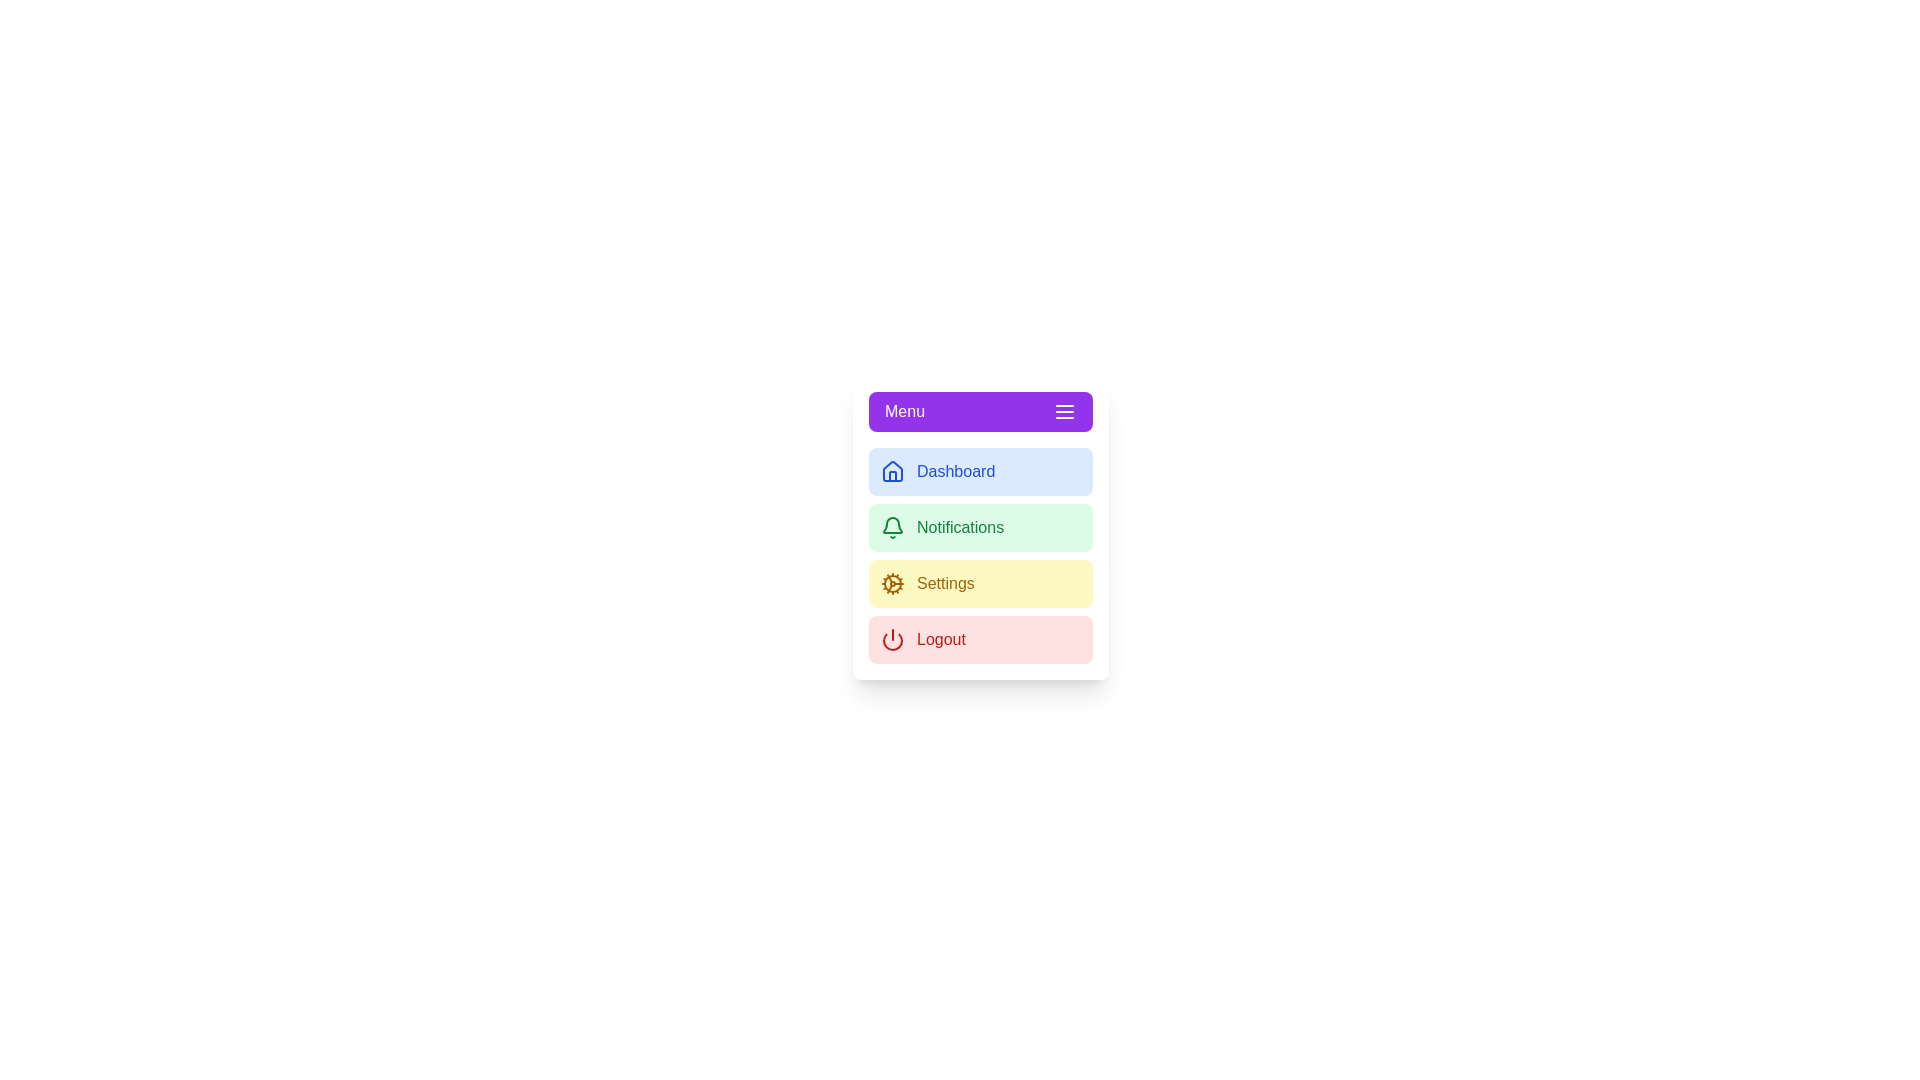 This screenshot has width=1920, height=1080. Describe the element at coordinates (980, 411) in the screenshot. I see `the 'Menu' button to toggle the visibility of the sidebar menu` at that location.